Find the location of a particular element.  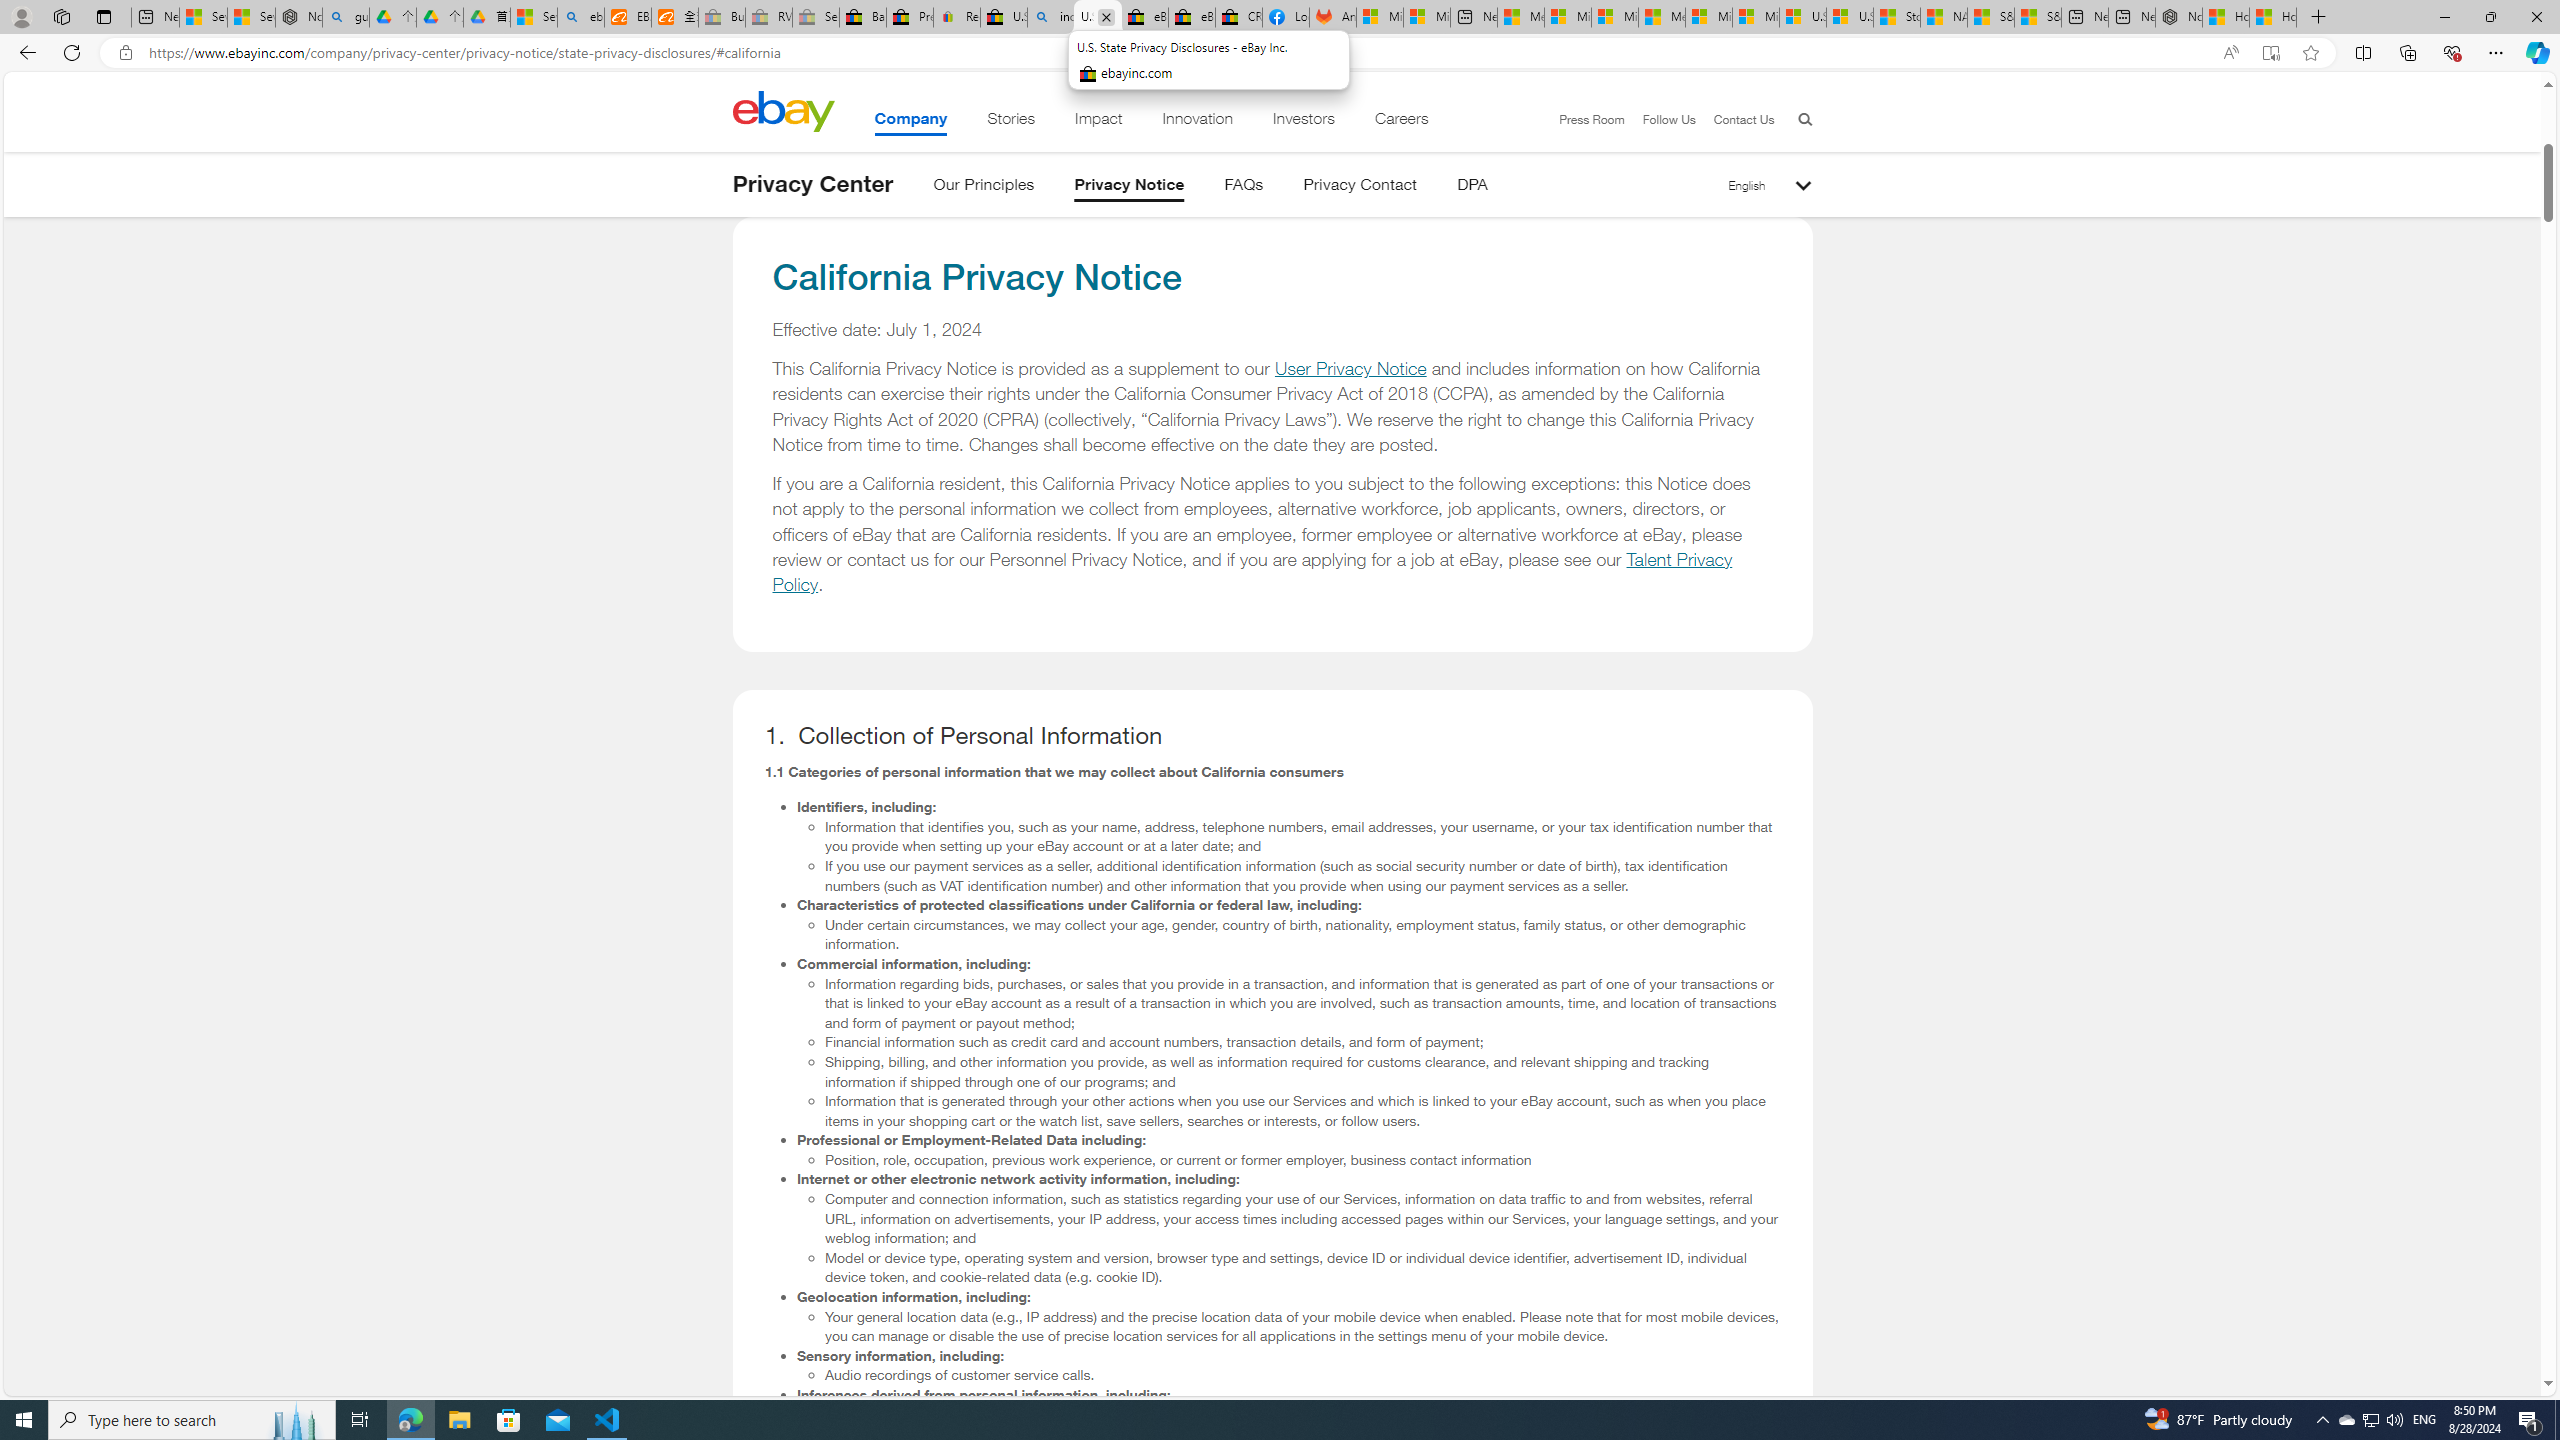

'U.S. State Privacy Disclosures - eBay Inc.' is located at coordinates (1096, 16).